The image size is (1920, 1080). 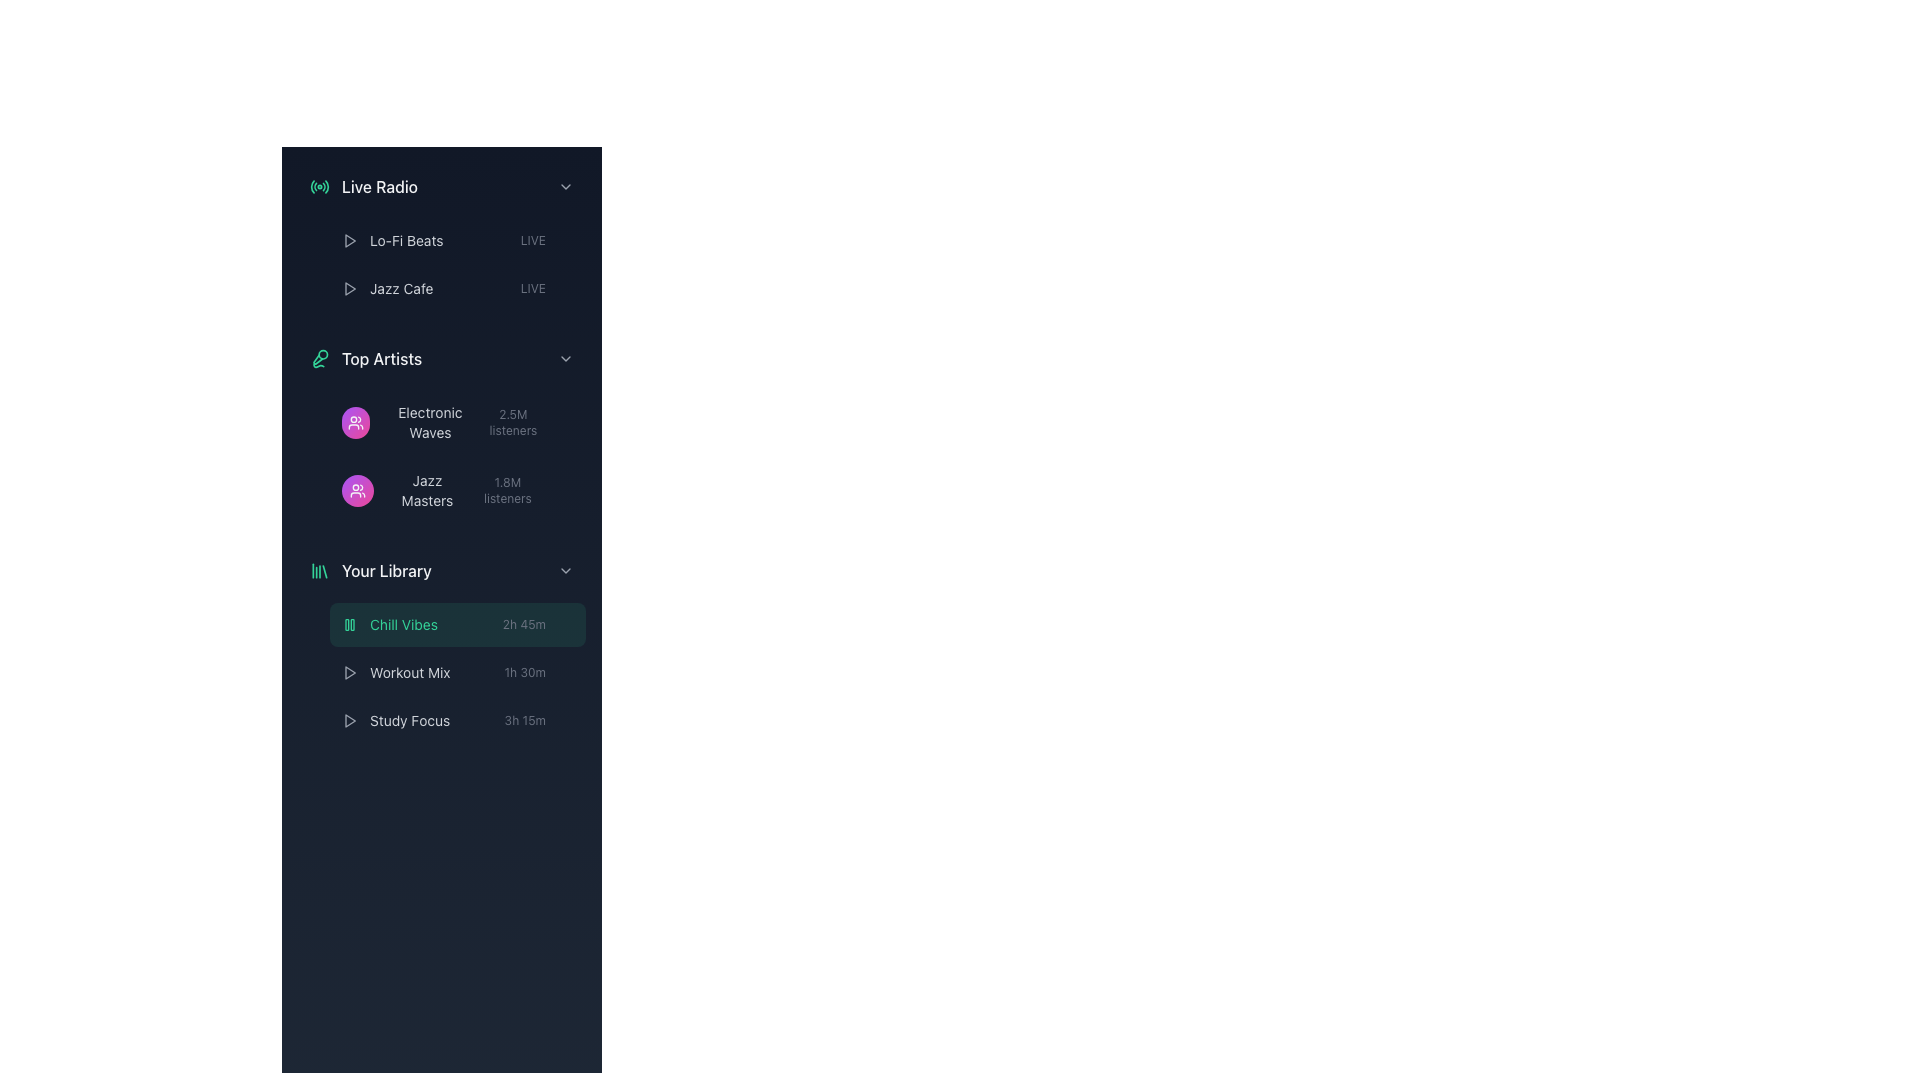 I want to click on the text label displaying '2.5M listeners' located in the 'Top Artists' section, positioned between 'Electronic Waves' and a heart-shaped icon, so click(x=513, y=422).